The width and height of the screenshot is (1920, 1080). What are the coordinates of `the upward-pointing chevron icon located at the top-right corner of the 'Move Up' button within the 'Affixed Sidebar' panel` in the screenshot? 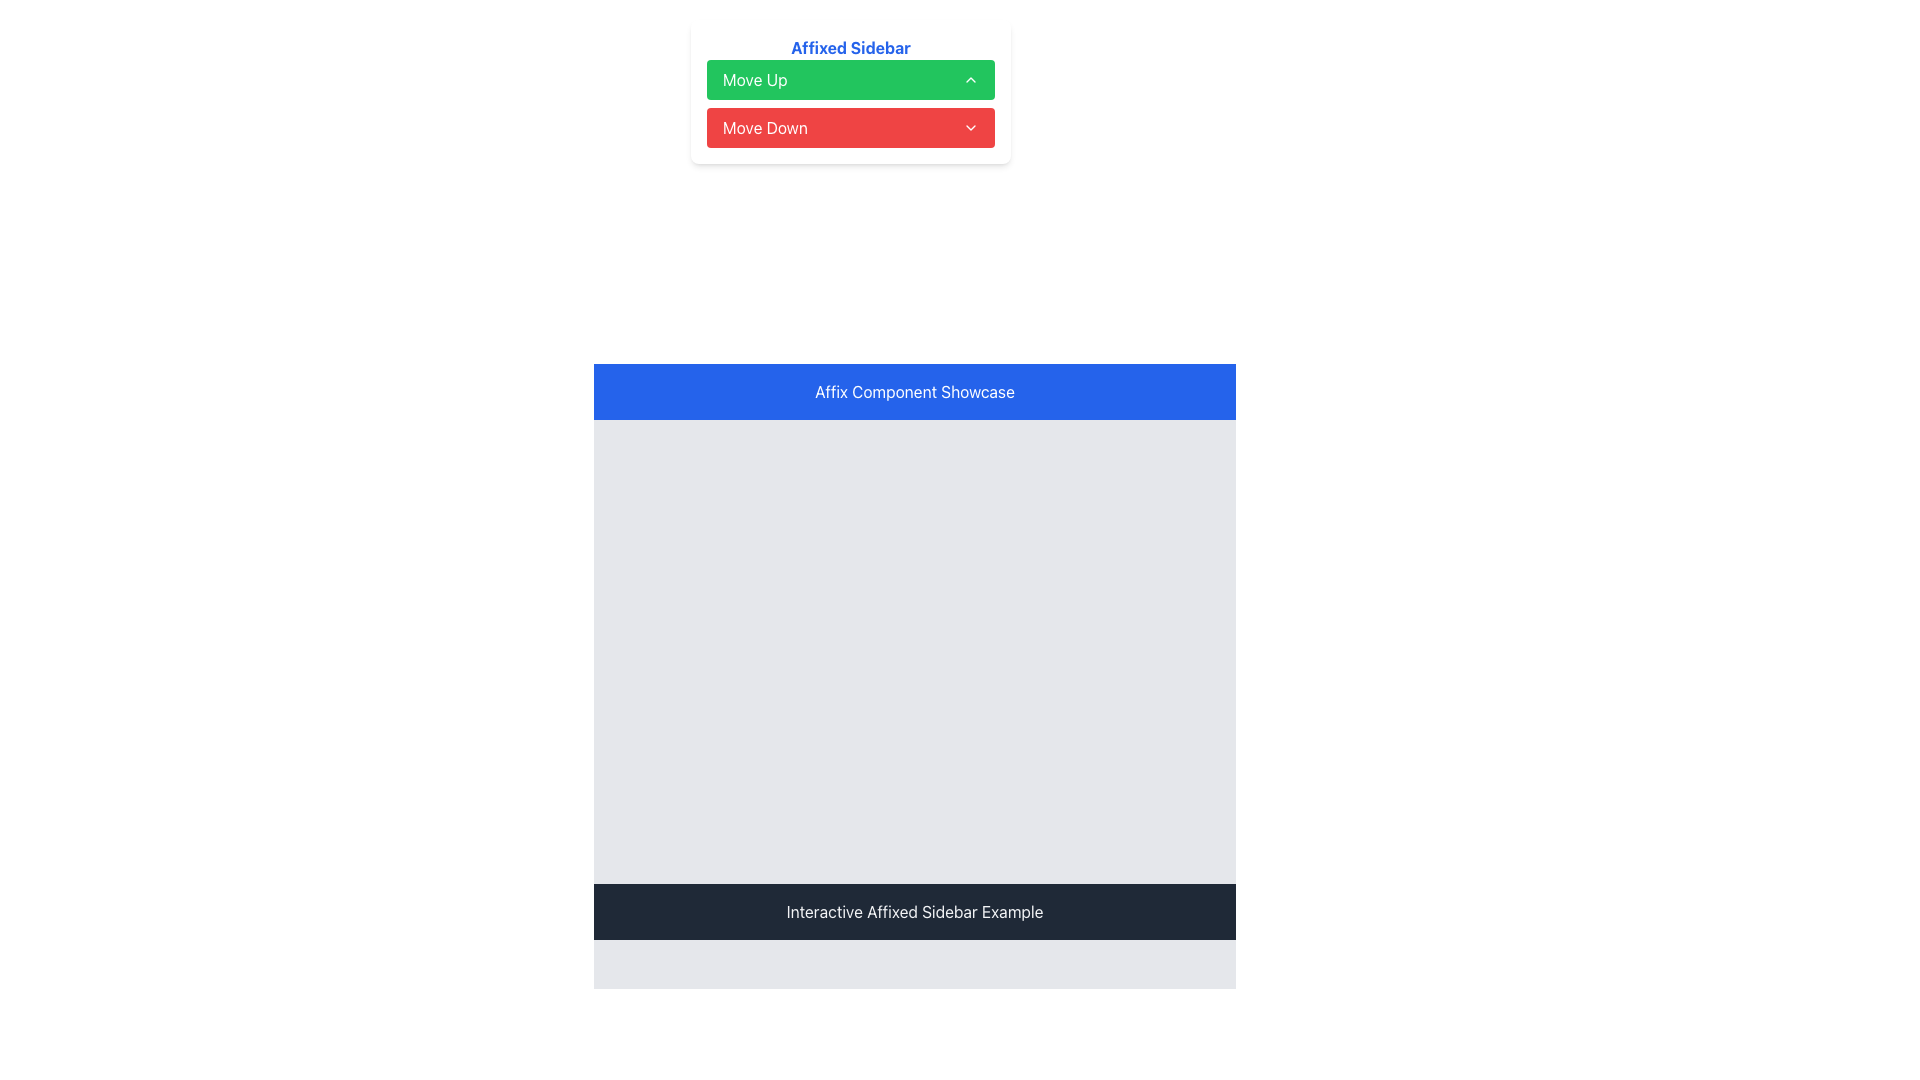 It's located at (970, 79).